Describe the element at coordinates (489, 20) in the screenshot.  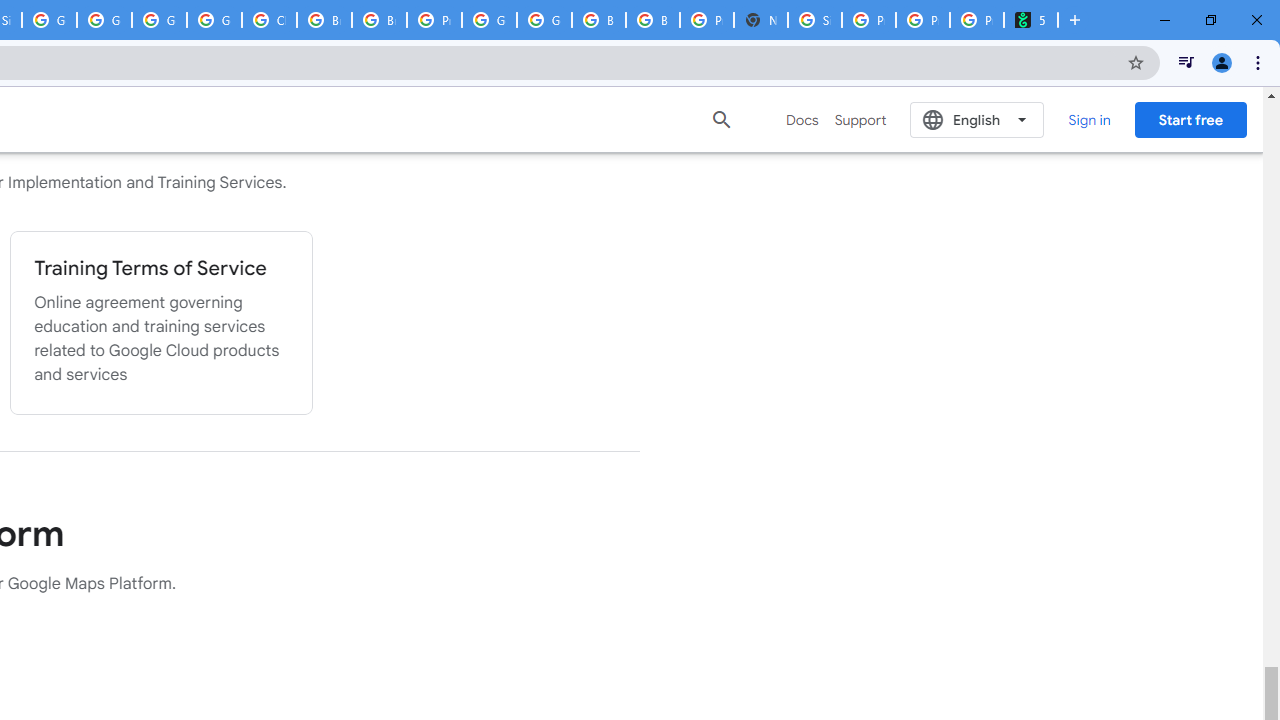
I see `'Google Cloud Platform'` at that location.